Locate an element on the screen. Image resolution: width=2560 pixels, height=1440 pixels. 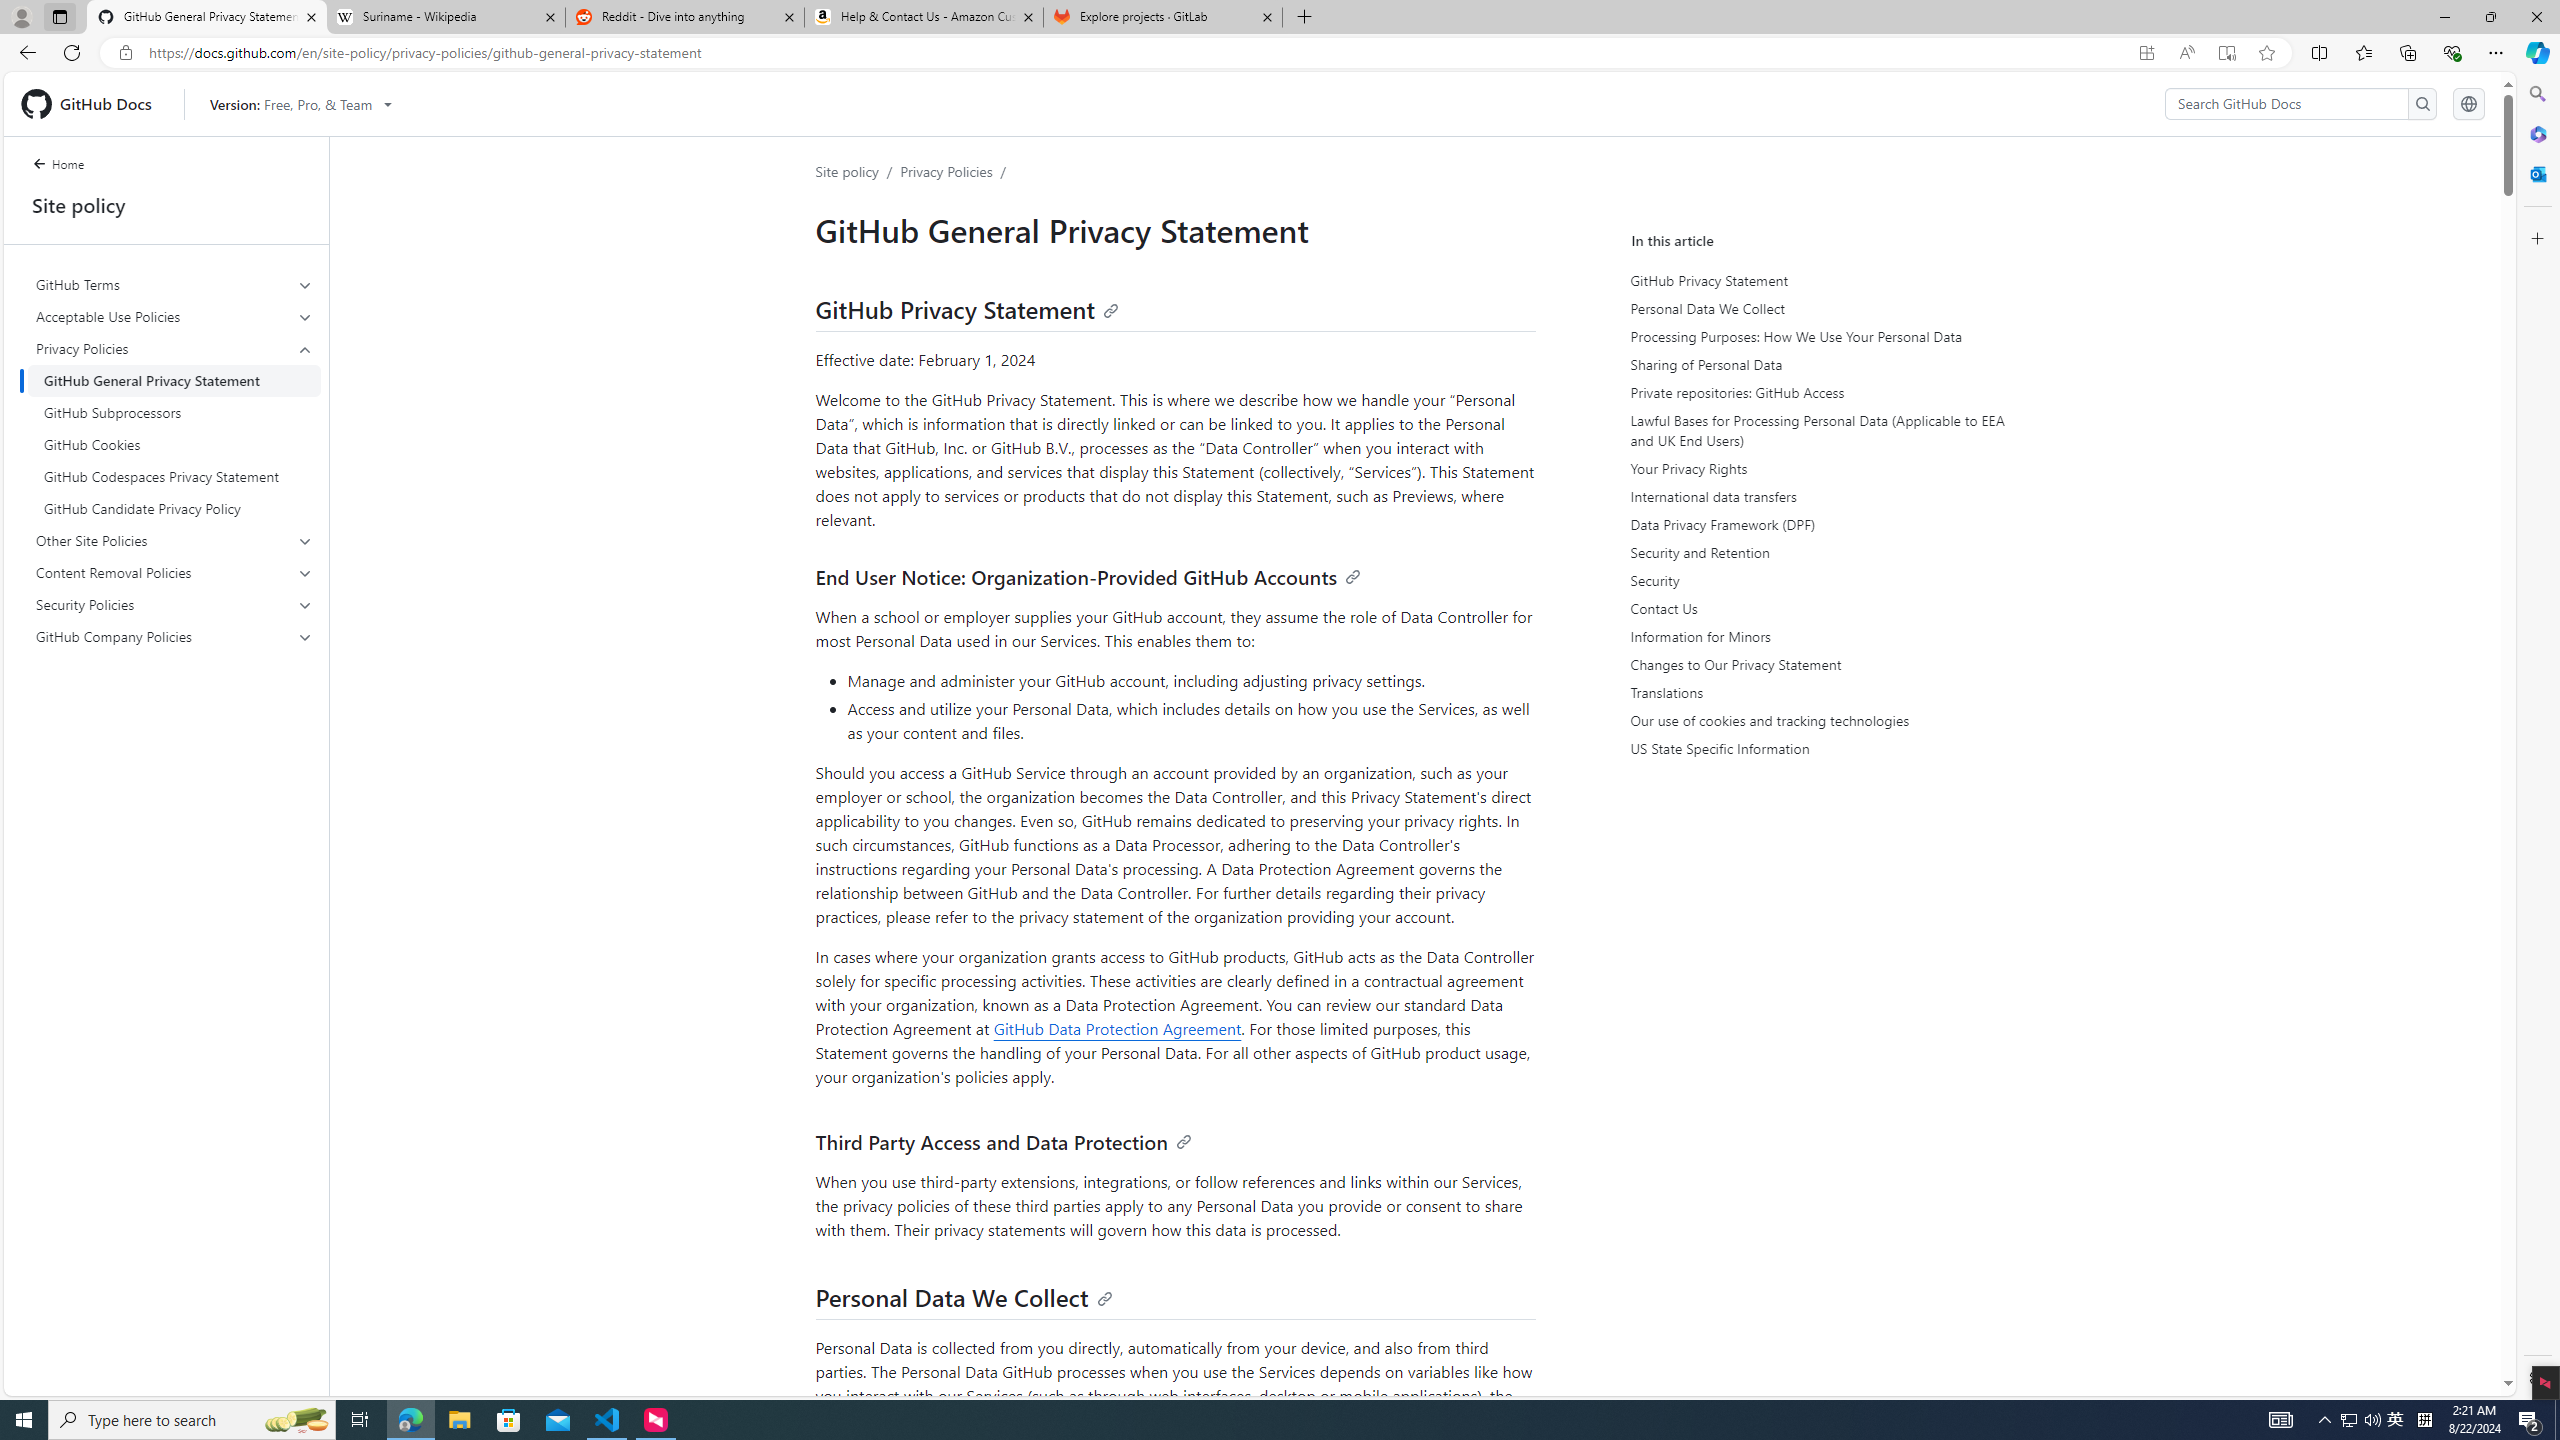
'Sharing of Personal Data' is located at coordinates (1814, 364).